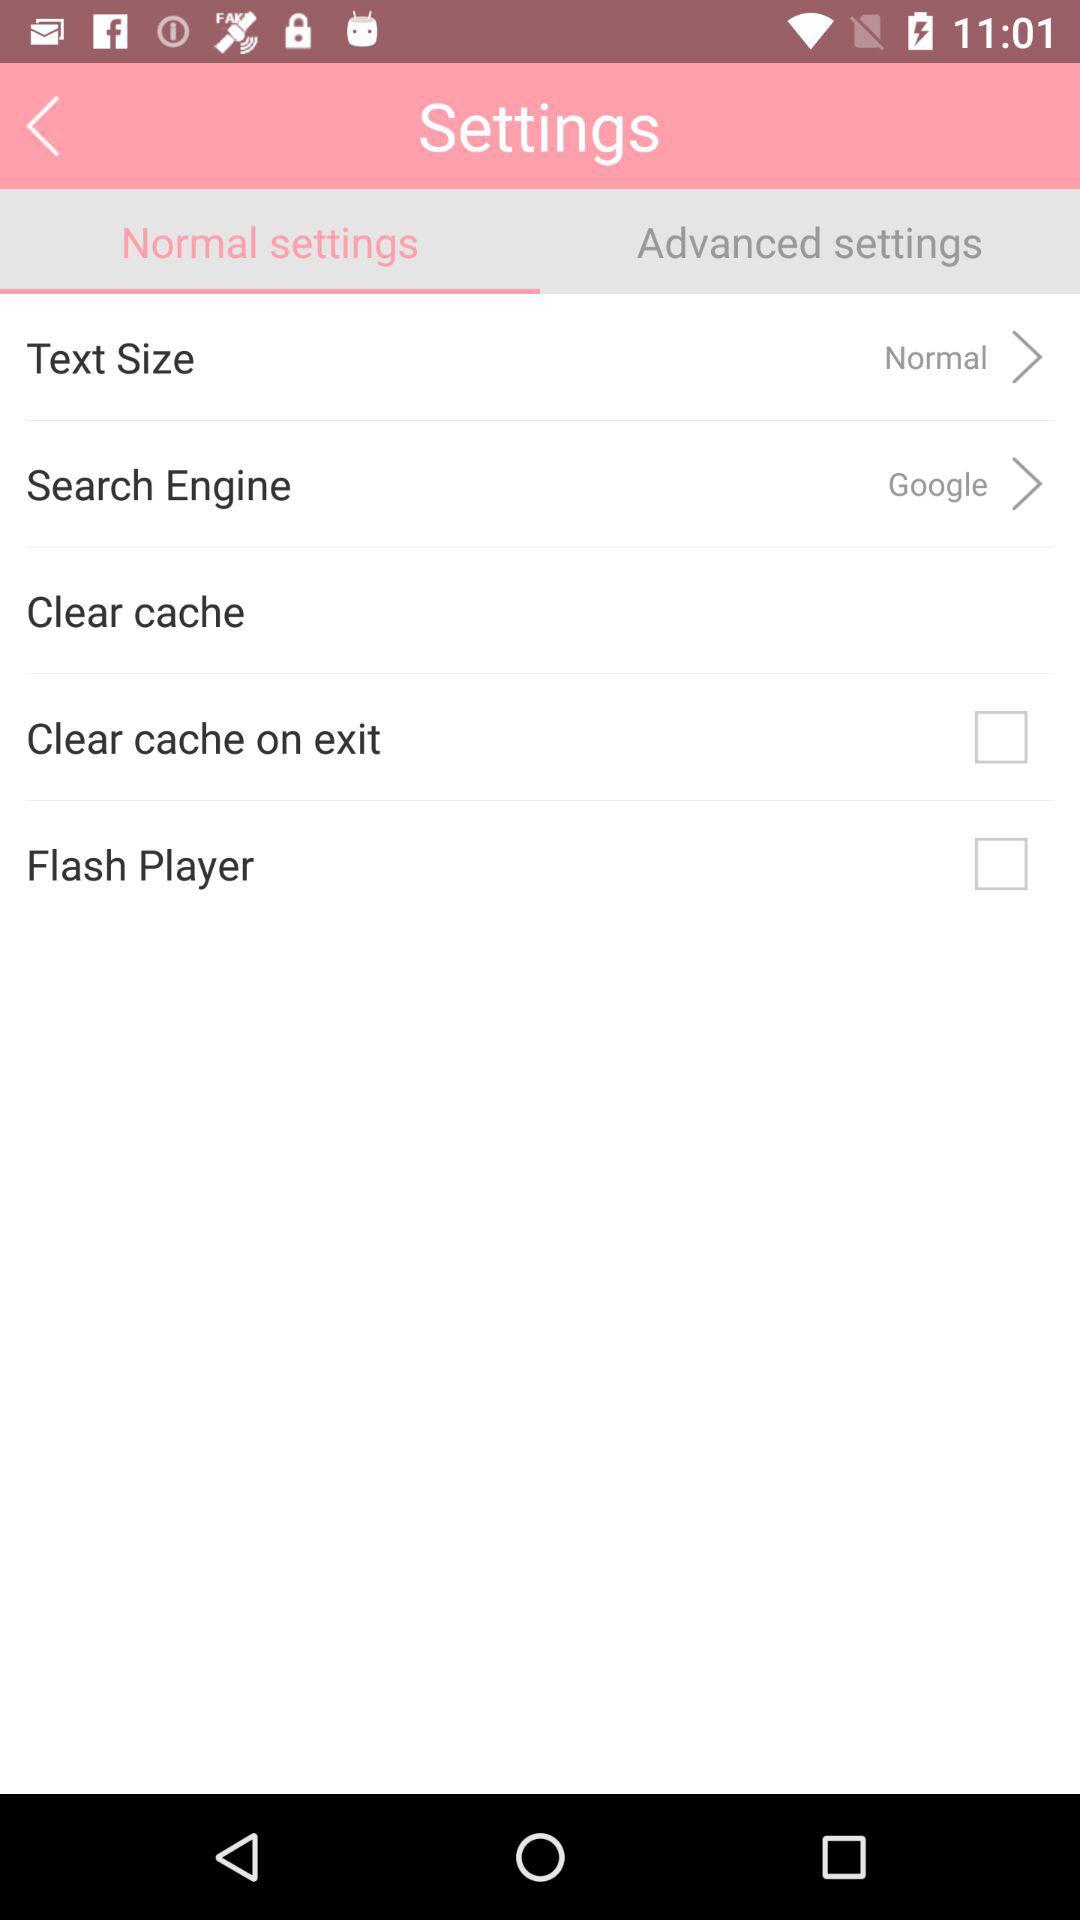  Describe the element at coordinates (1001, 736) in the screenshot. I see `choose option` at that location.